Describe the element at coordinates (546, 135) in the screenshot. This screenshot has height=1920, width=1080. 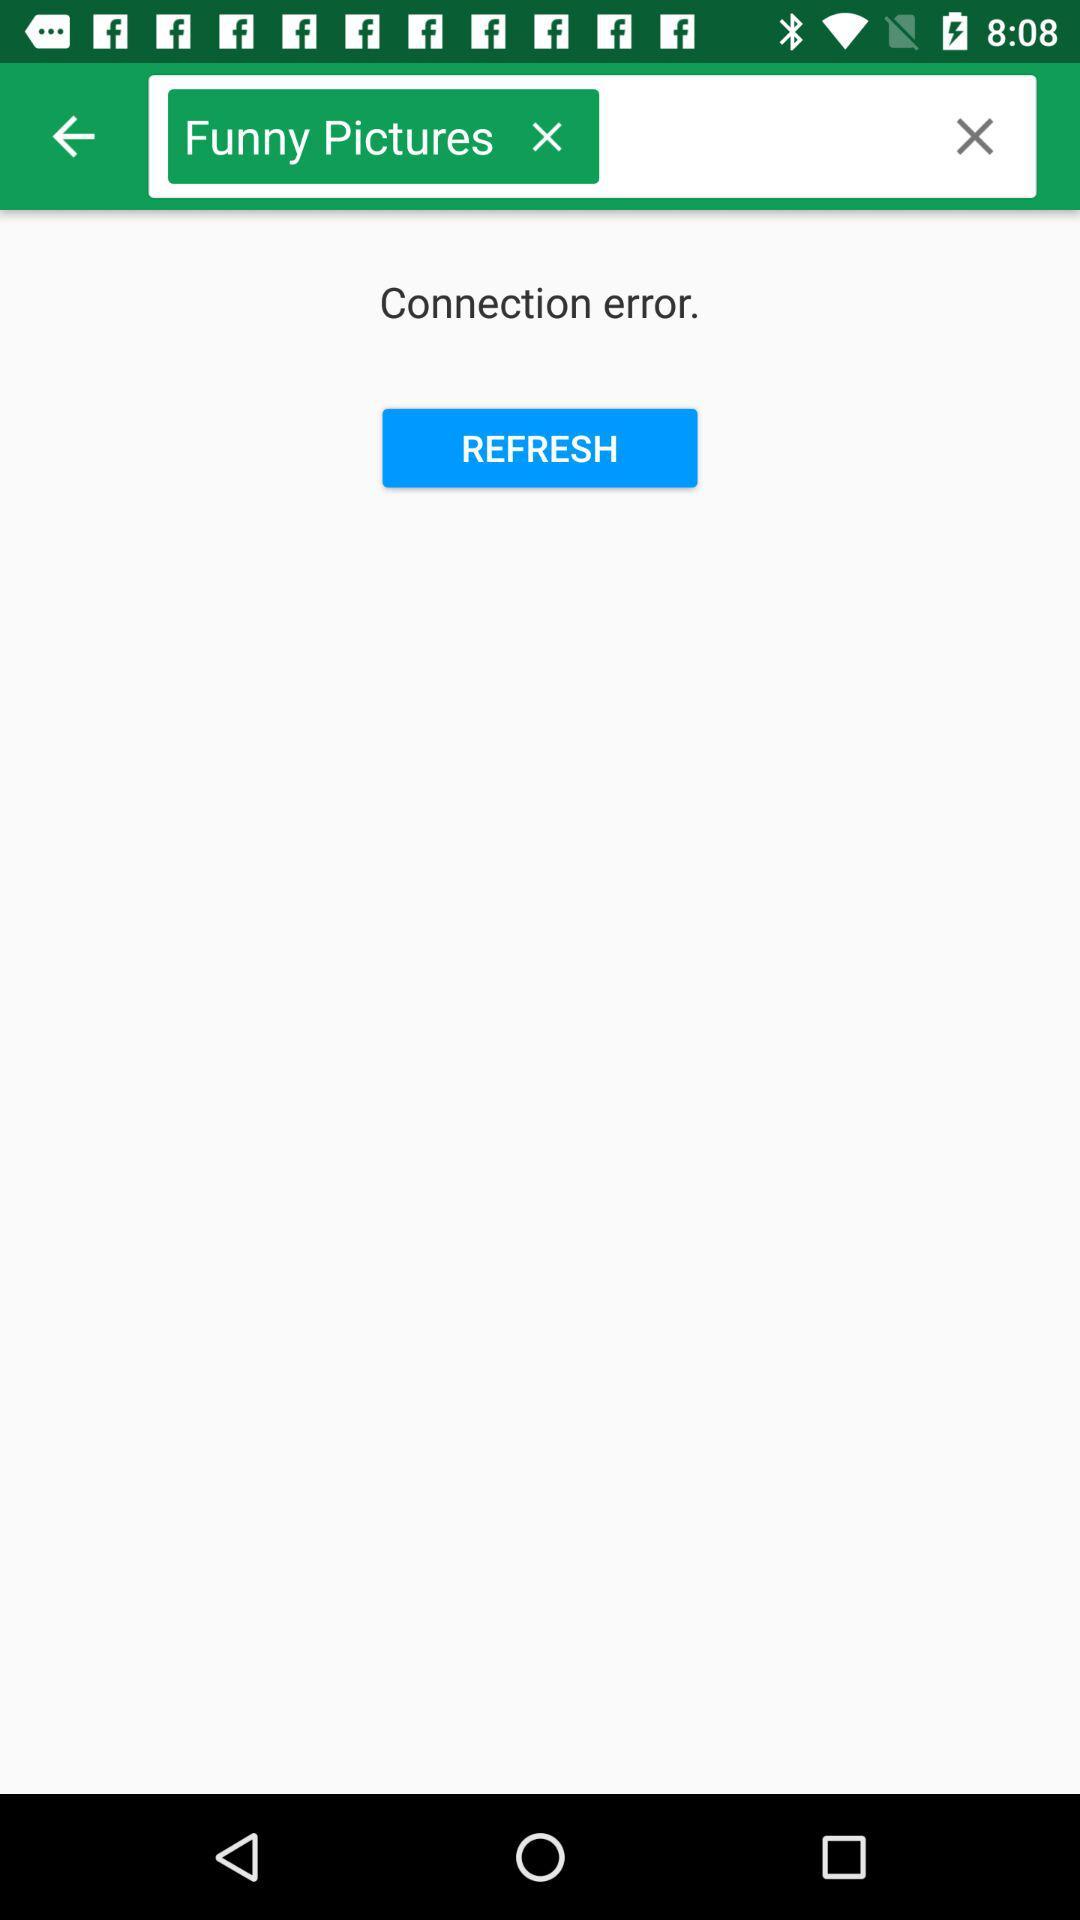
I see `icon next to funny pictures item` at that location.